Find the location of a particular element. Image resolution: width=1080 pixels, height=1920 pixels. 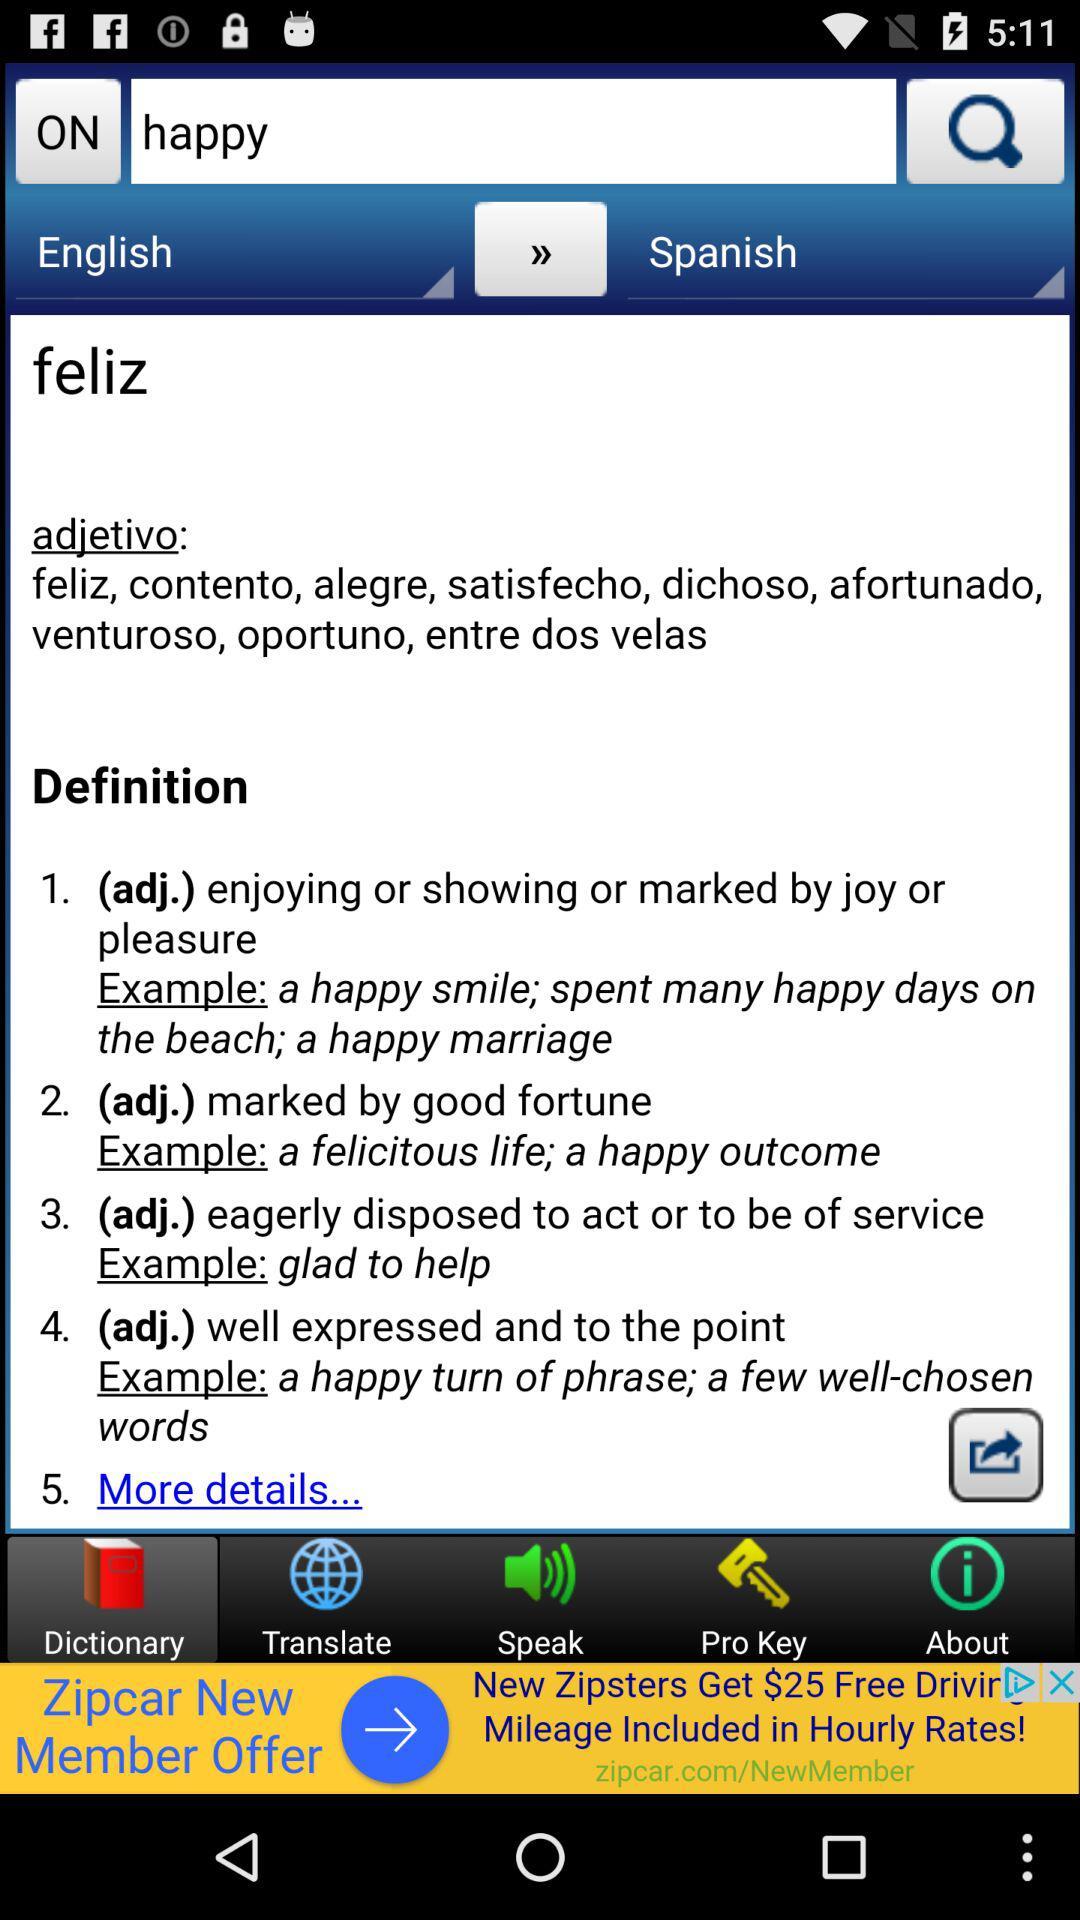

the advertisement is located at coordinates (540, 1727).